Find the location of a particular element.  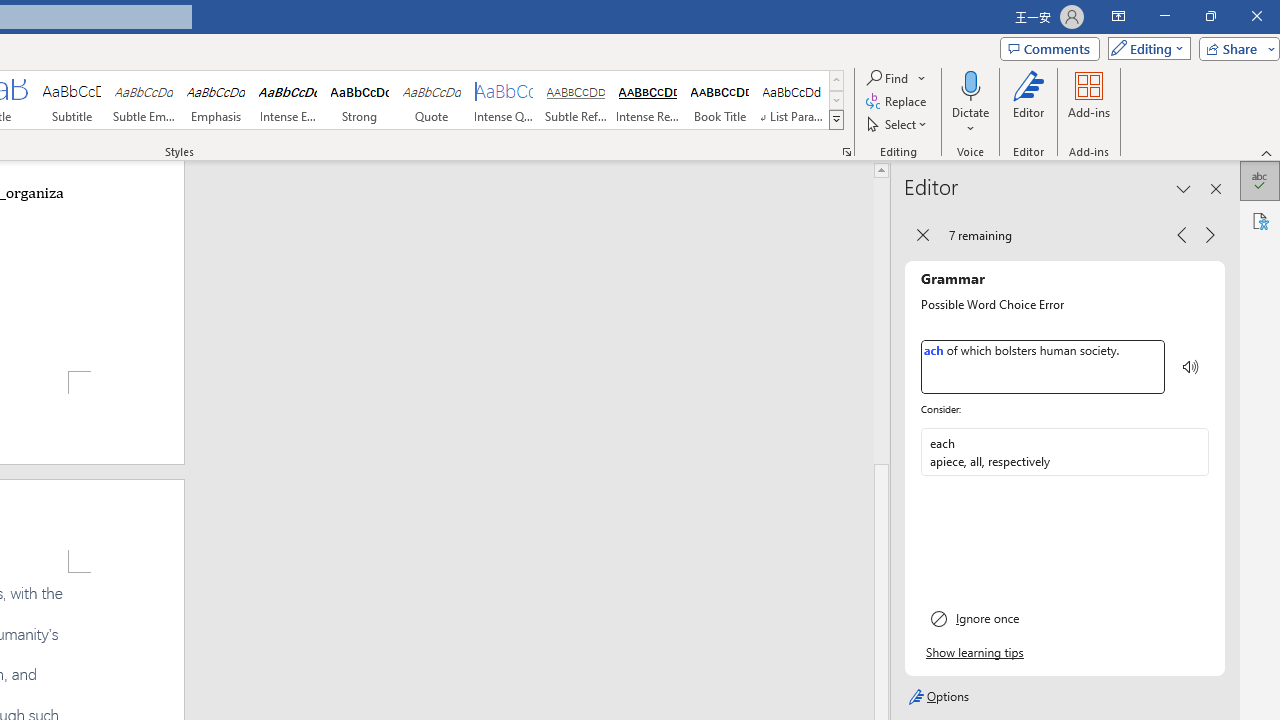

'Editor' is located at coordinates (1029, 103).